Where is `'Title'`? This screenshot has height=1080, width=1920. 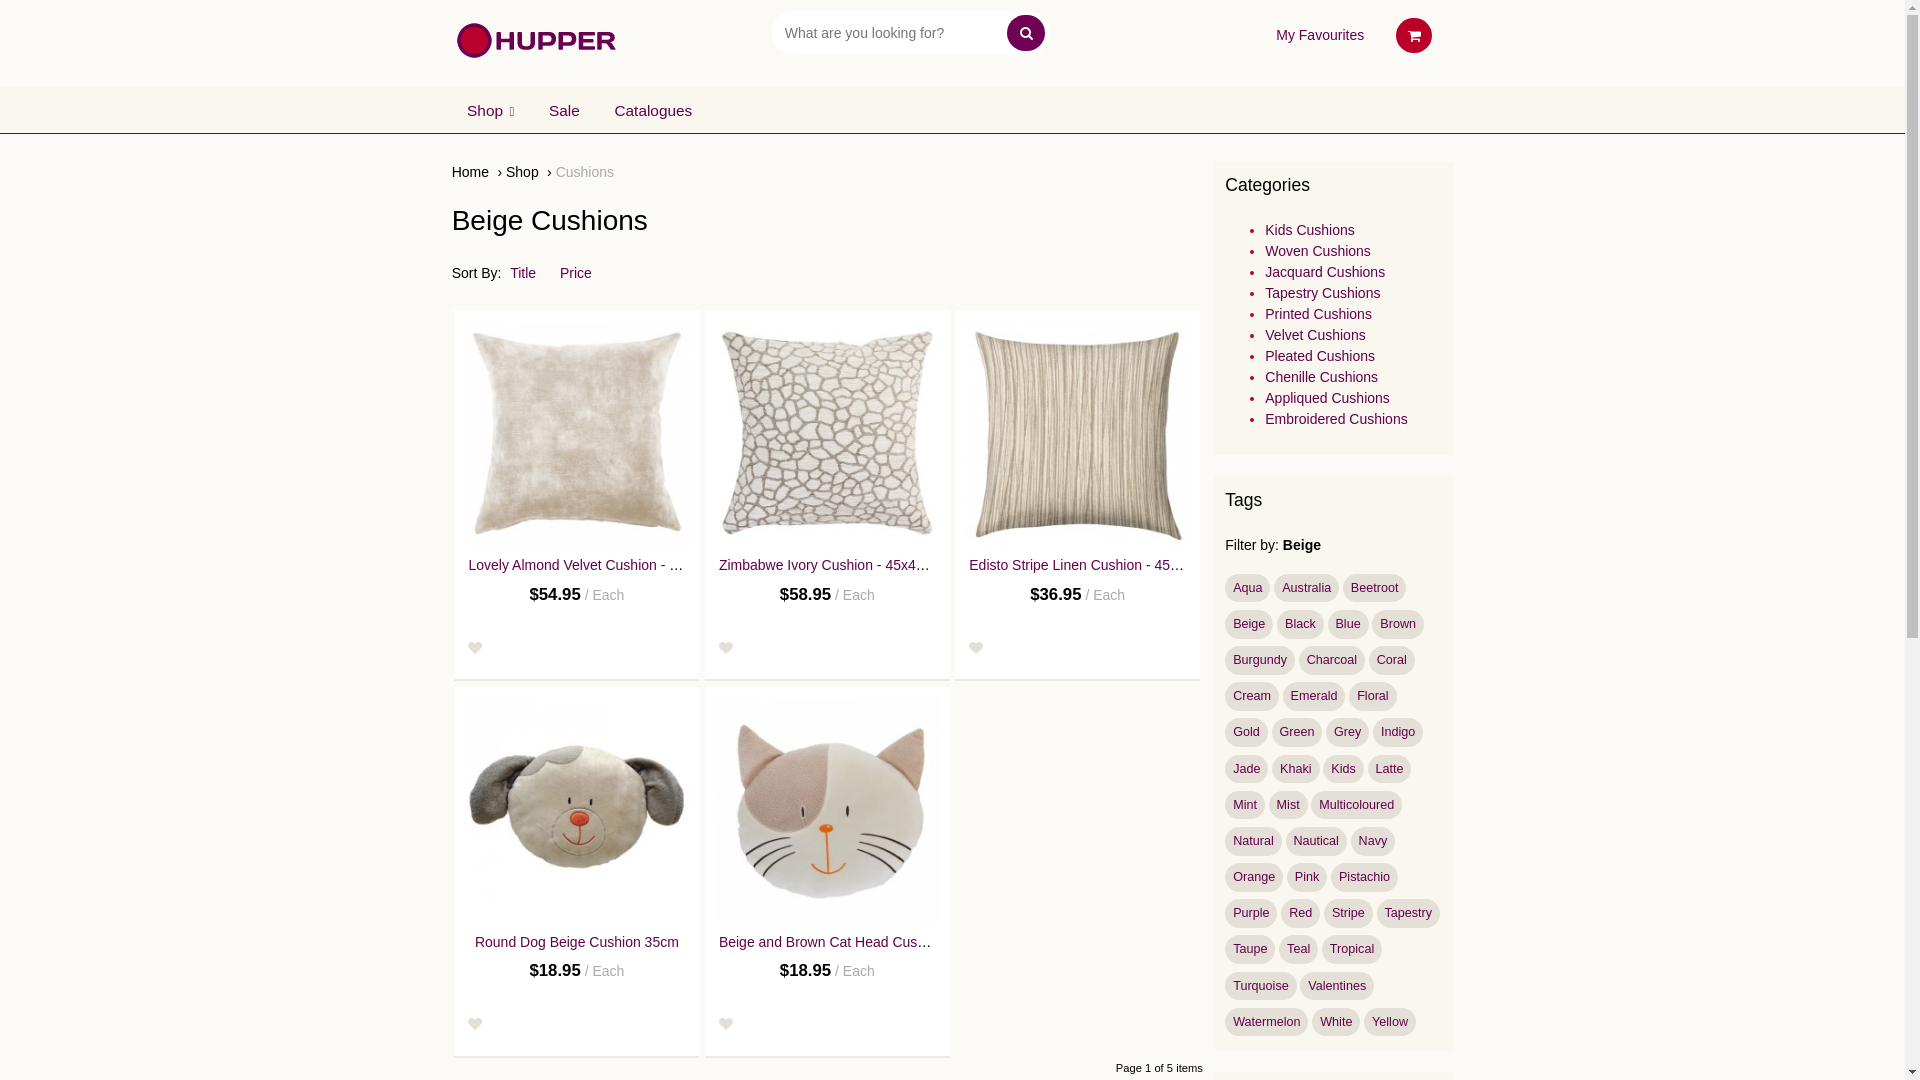
'Title' is located at coordinates (509, 273).